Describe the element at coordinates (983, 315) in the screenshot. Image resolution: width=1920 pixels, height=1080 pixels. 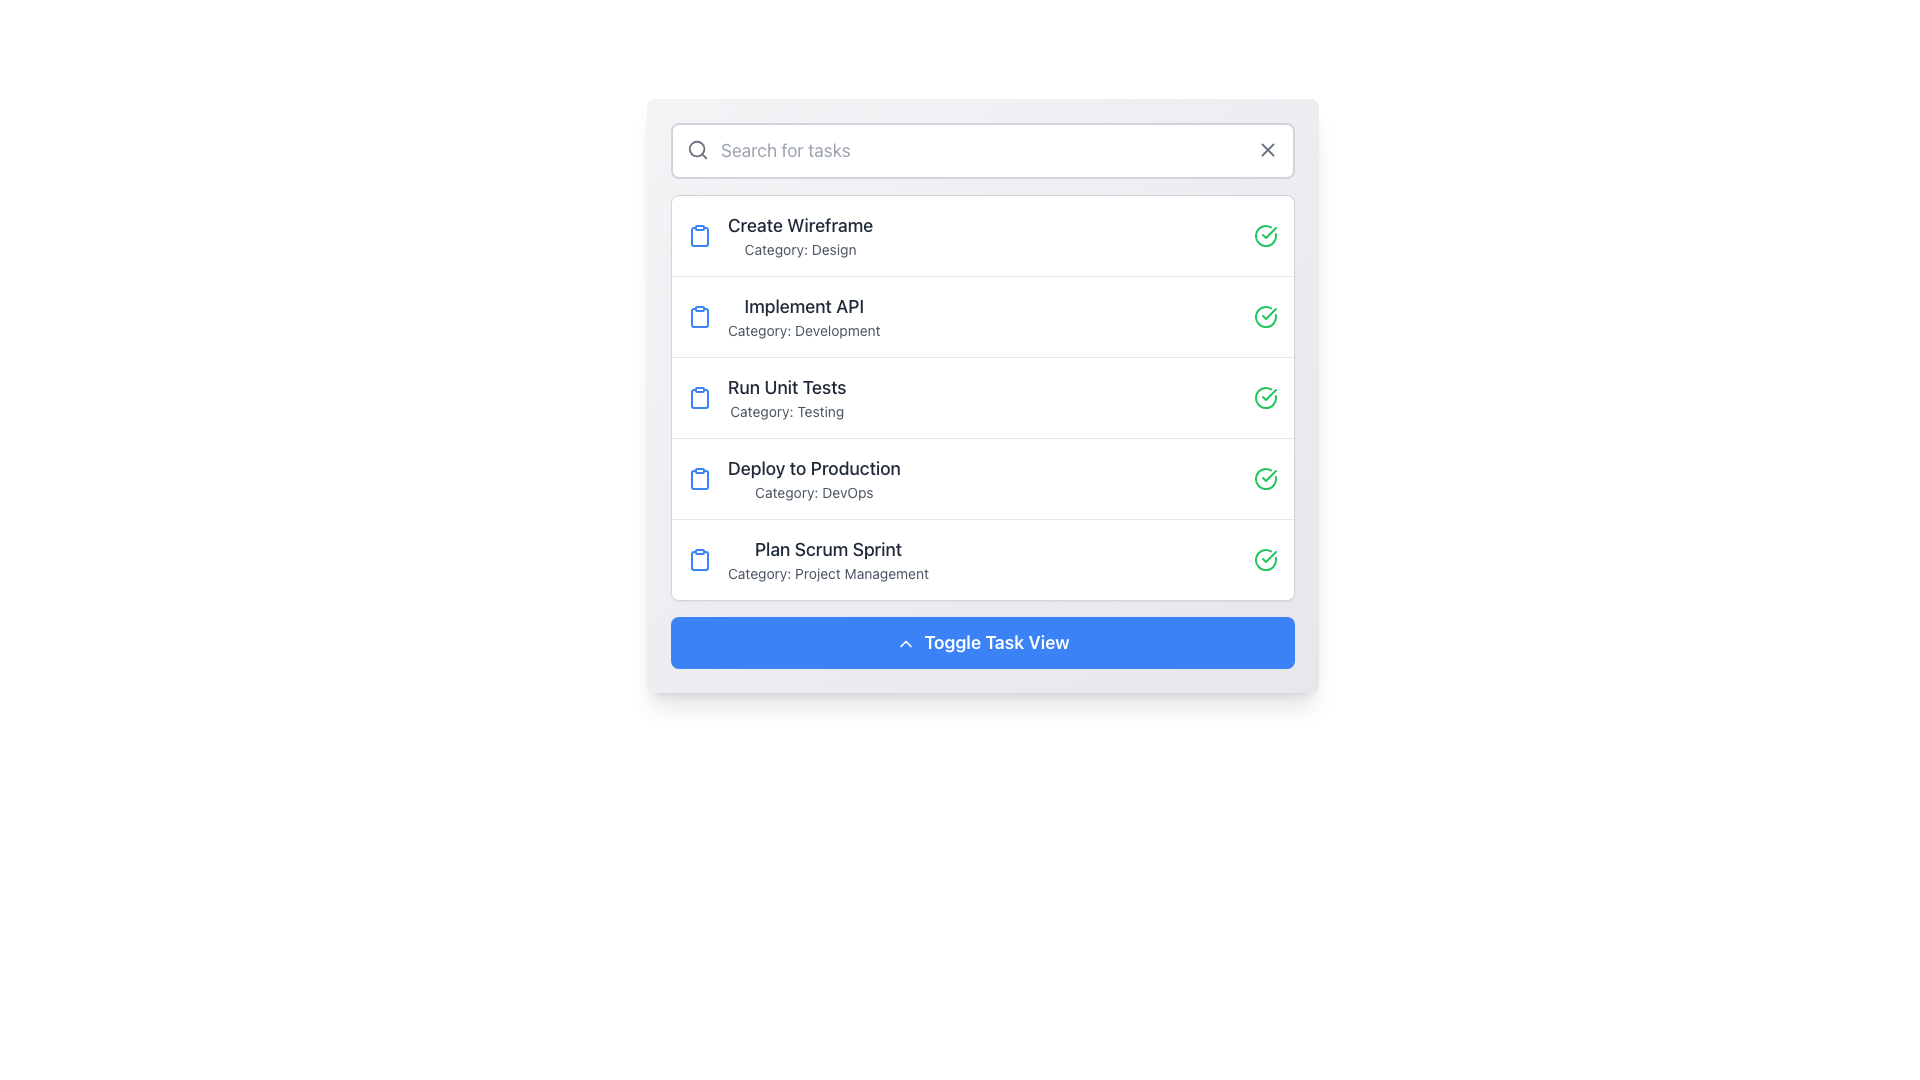
I see `the second task in the list, located below 'Create Wireframe'` at that location.